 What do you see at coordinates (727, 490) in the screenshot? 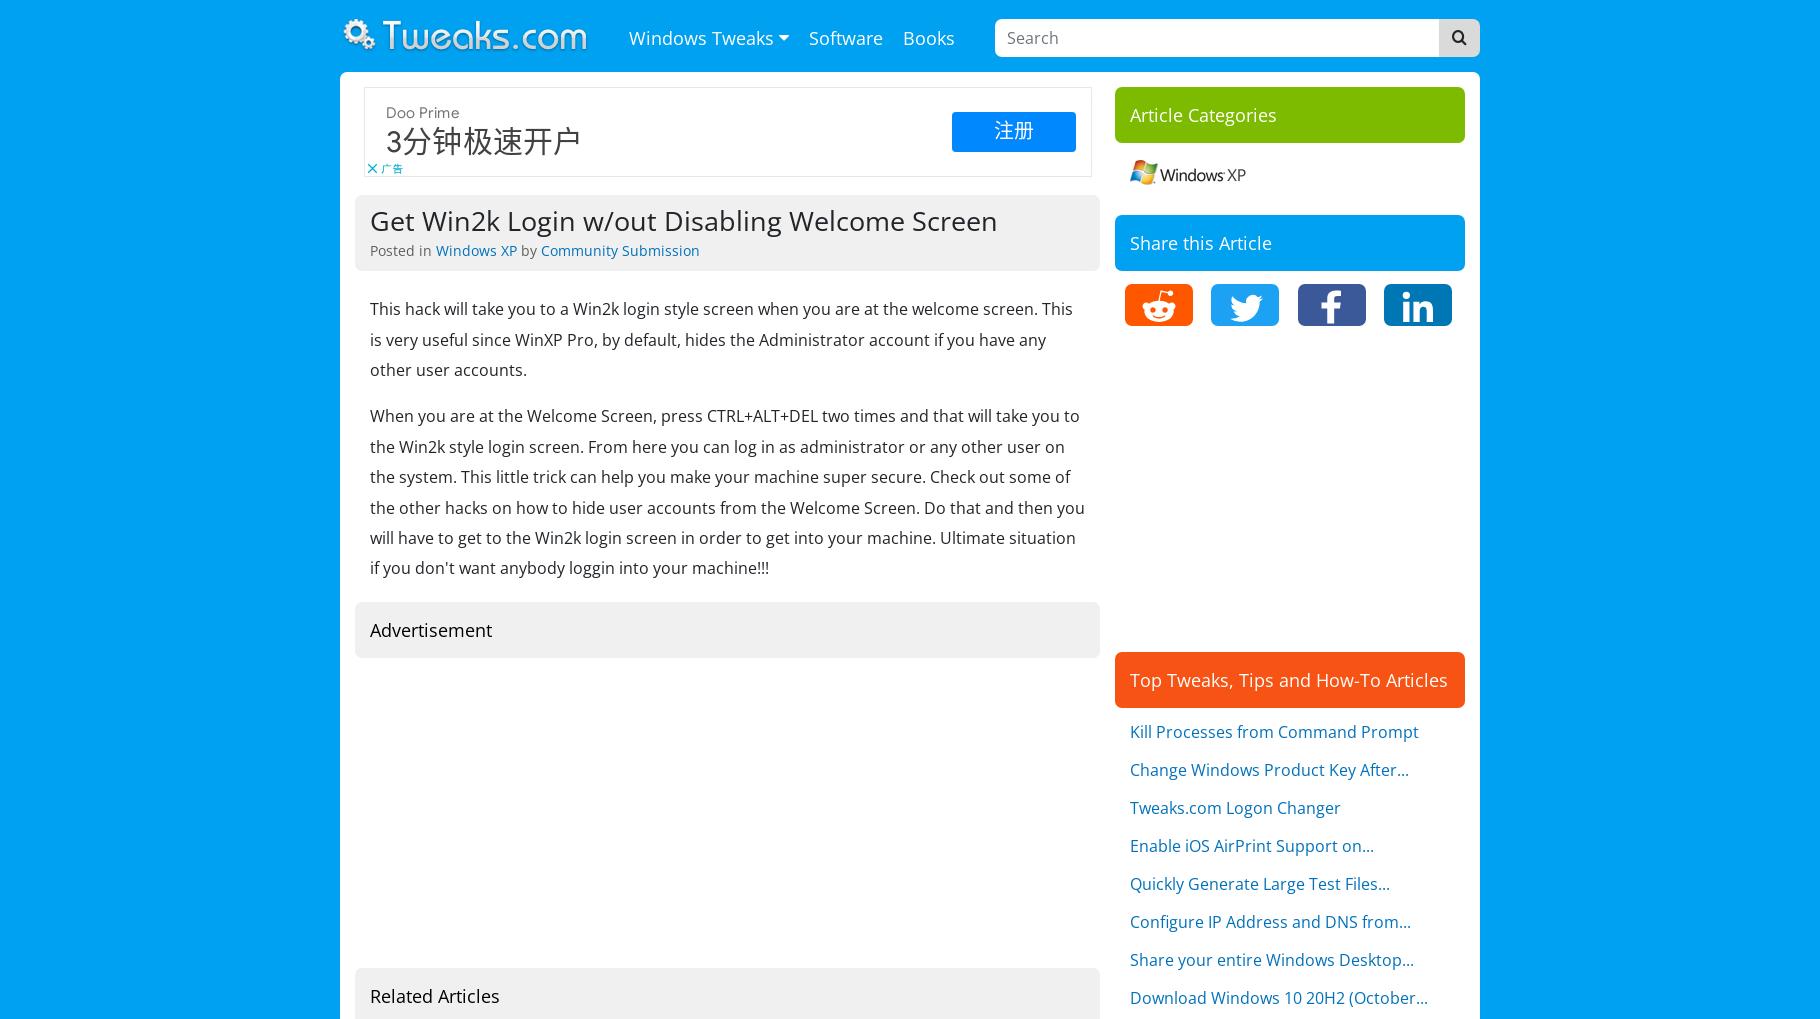
I see `'When you are at the Welcome Screen, press CTRL+ALT+DEL two times and that will take you to the Win2k style login screen. From here you can log in as administrator or any other user on the system. This little trick can help you make your machine super secure. Check out some of the other hacks on how to hide user accounts from the Welcome Screen. Do that and then you will have to get to the Win2k login screen in order to get into your machine. Ultimate situation if you don't want anybody loggin into your machine!!!'` at bounding box center [727, 490].